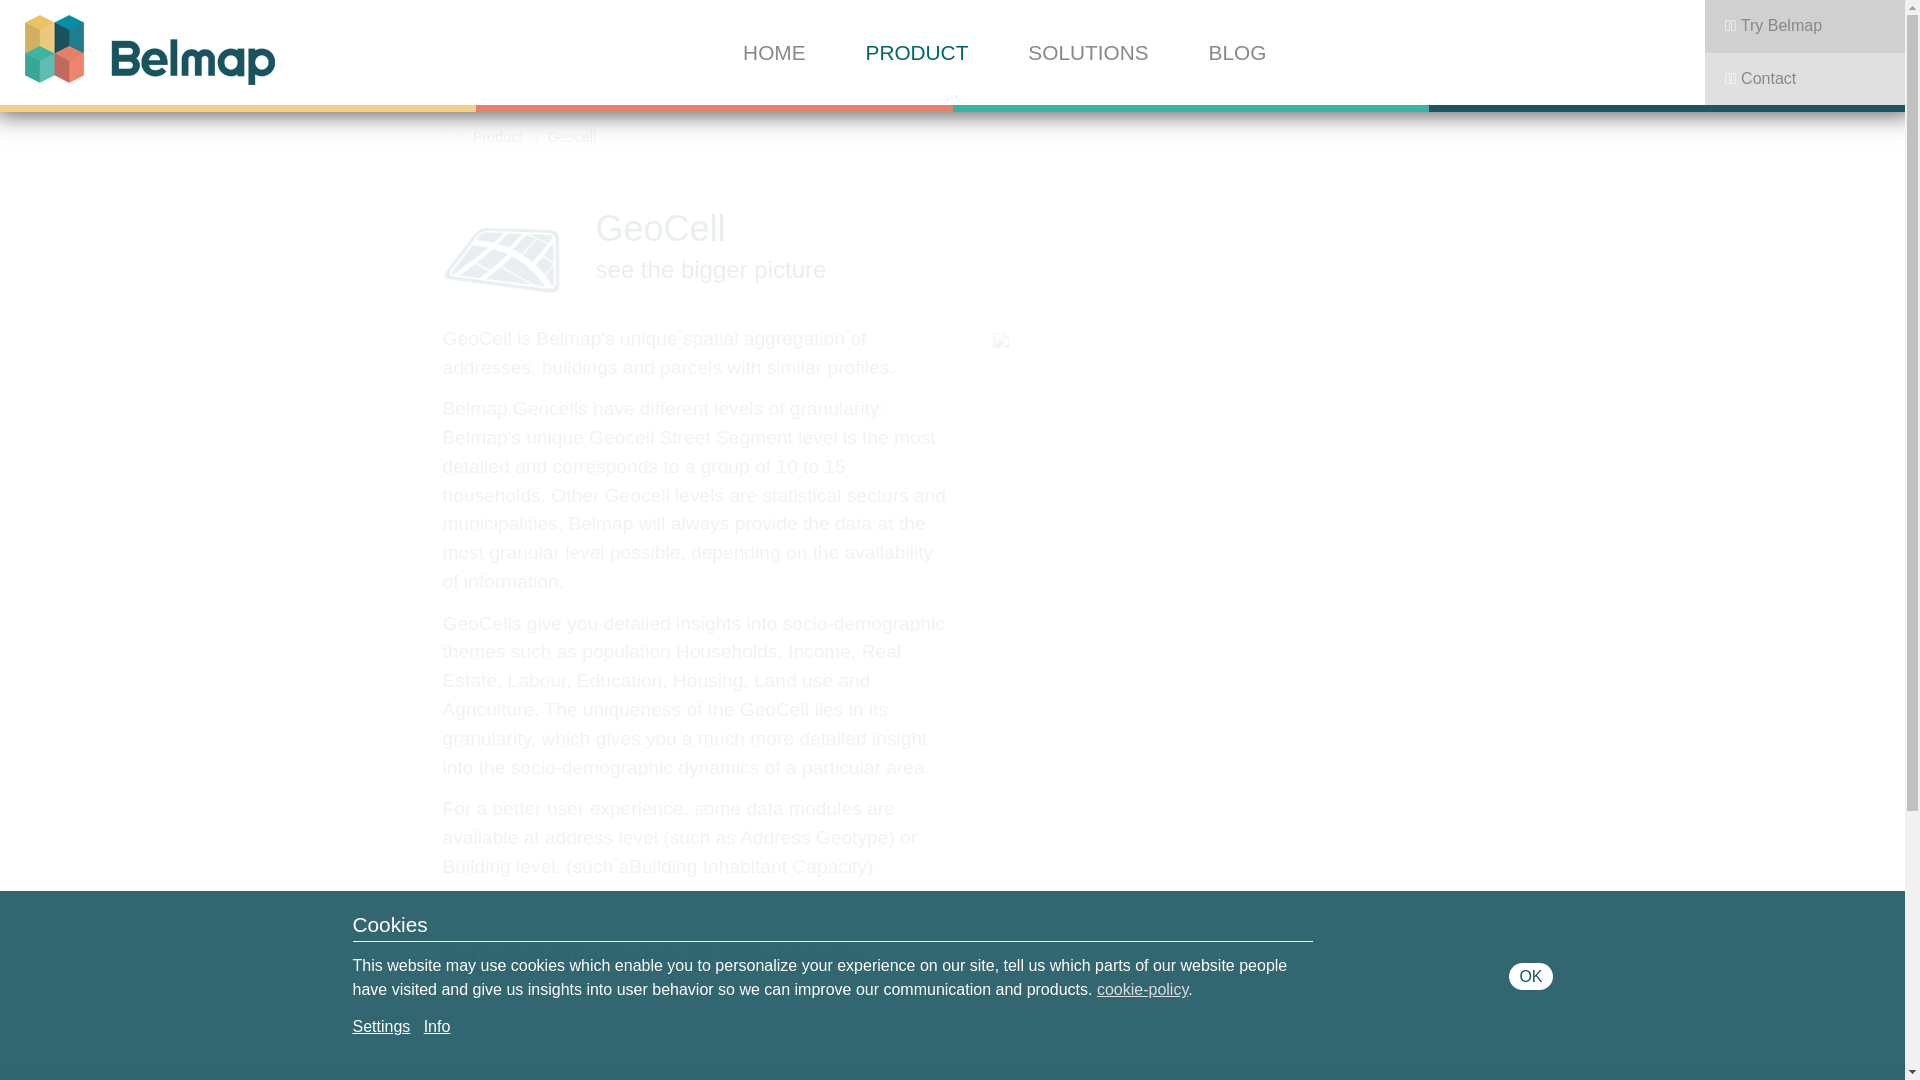 Image resolution: width=1920 pixels, height=1080 pixels. What do you see at coordinates (916, 51) in the screenshot?
I see `'PRODUCT'` at bounding box center [916, 51].